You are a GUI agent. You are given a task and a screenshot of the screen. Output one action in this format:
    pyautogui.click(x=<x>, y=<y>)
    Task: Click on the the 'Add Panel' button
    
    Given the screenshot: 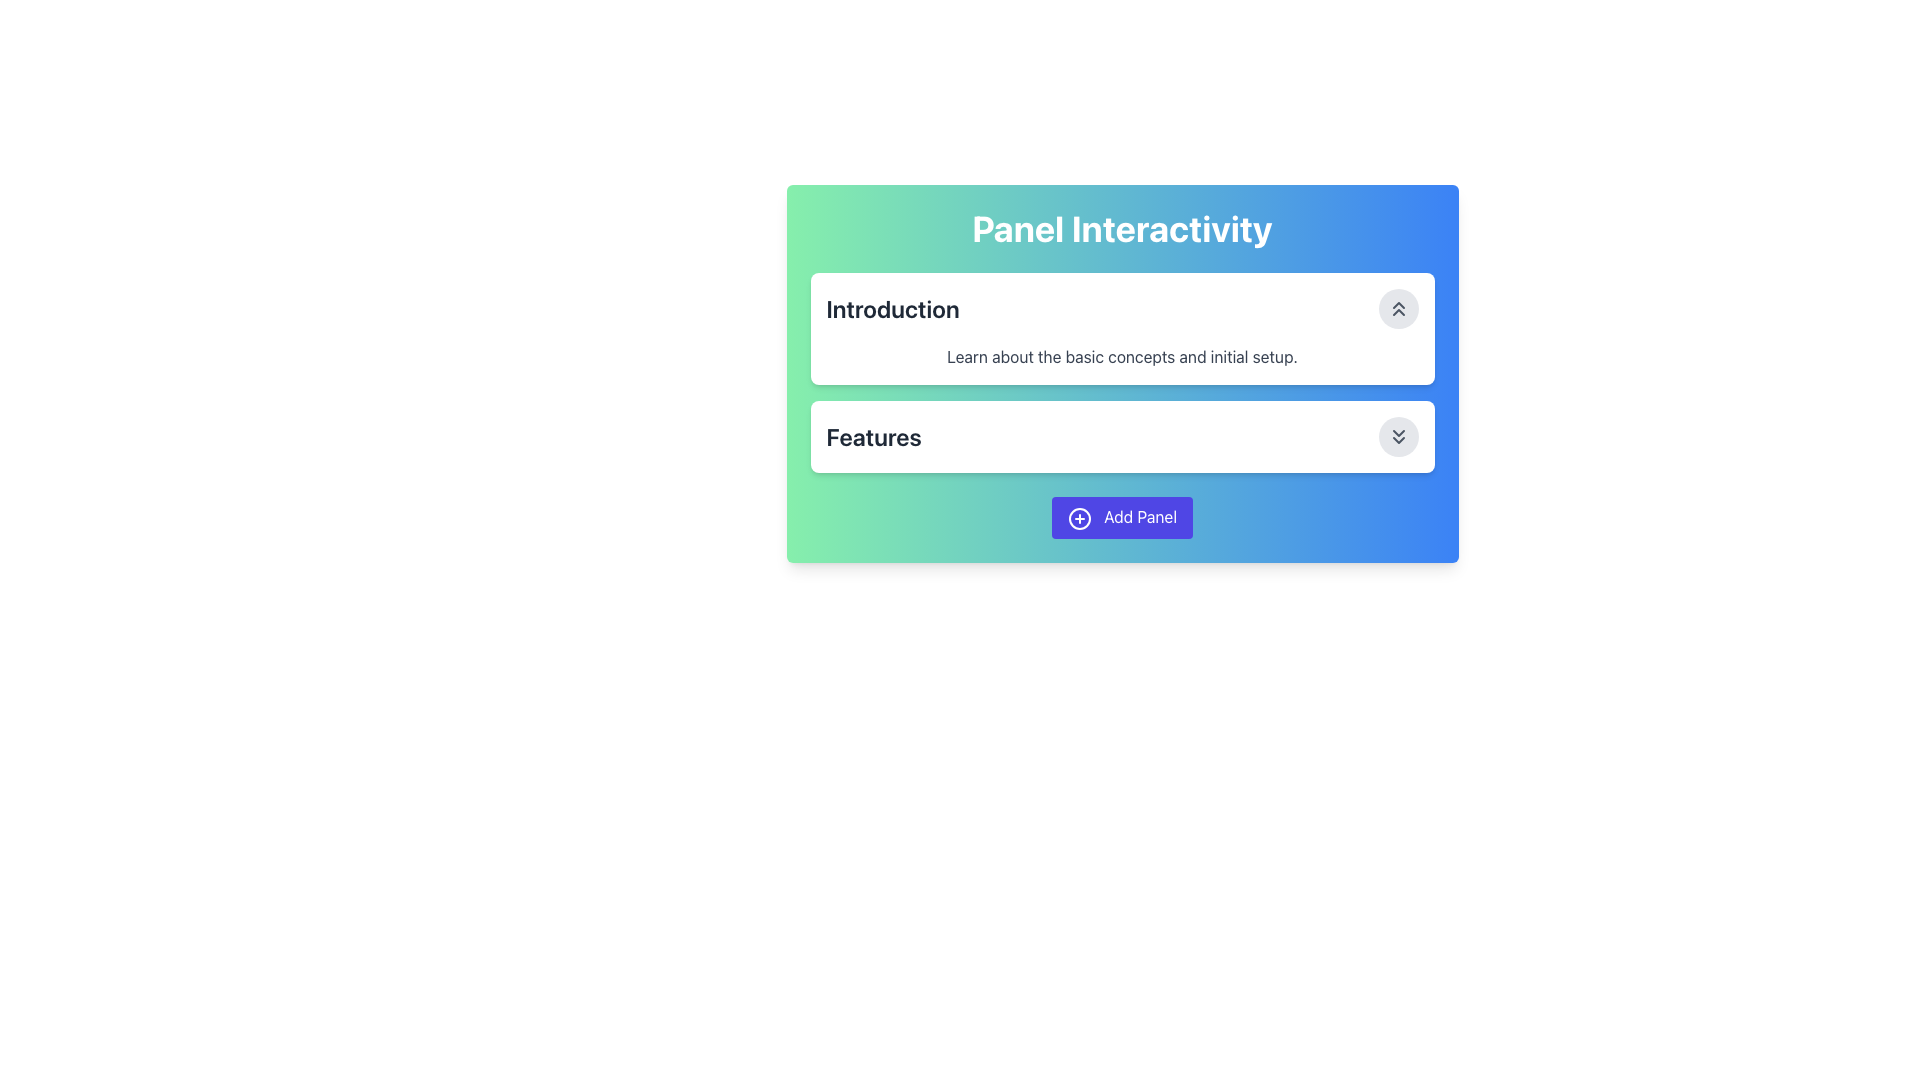 What is the action you would take?
    pyautogui.click(x=1122, y=516)
    